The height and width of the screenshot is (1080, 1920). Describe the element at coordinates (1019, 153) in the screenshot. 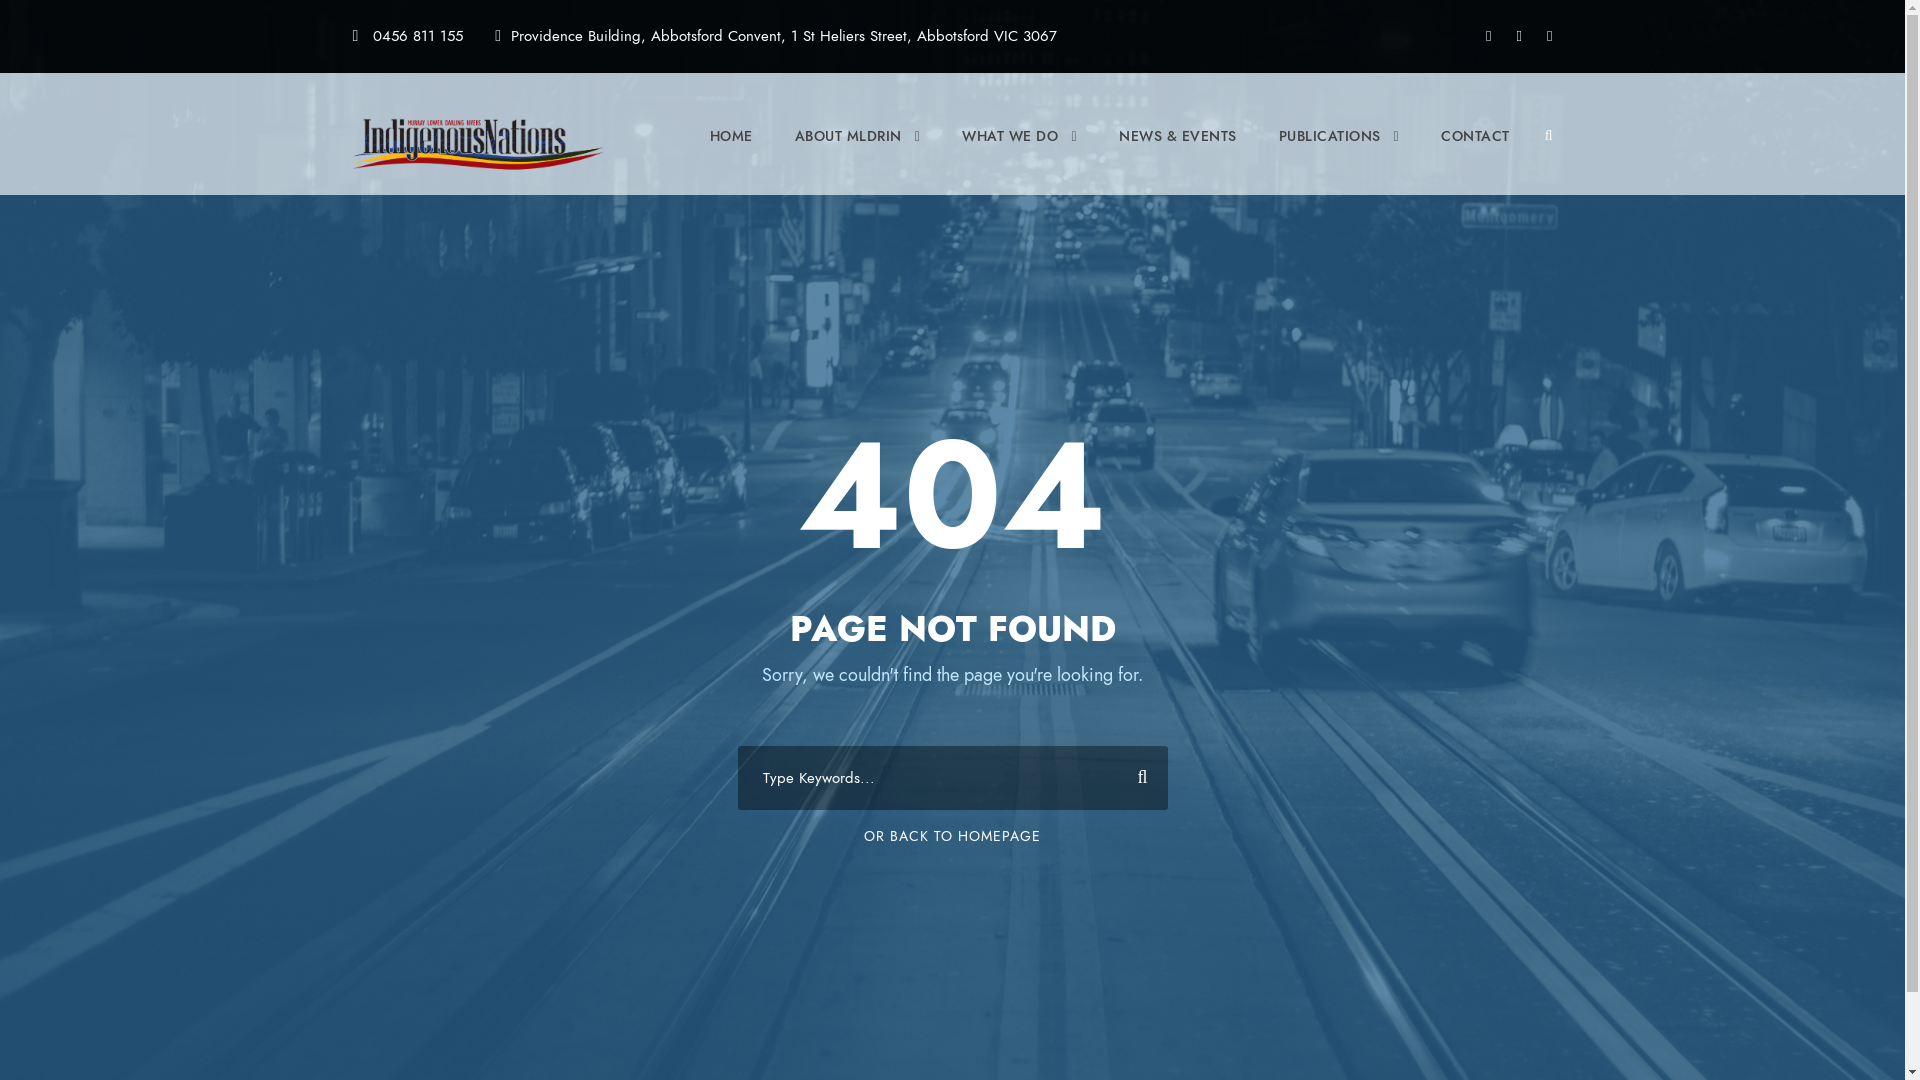

I see `'WHAT WE DO'` at that location.